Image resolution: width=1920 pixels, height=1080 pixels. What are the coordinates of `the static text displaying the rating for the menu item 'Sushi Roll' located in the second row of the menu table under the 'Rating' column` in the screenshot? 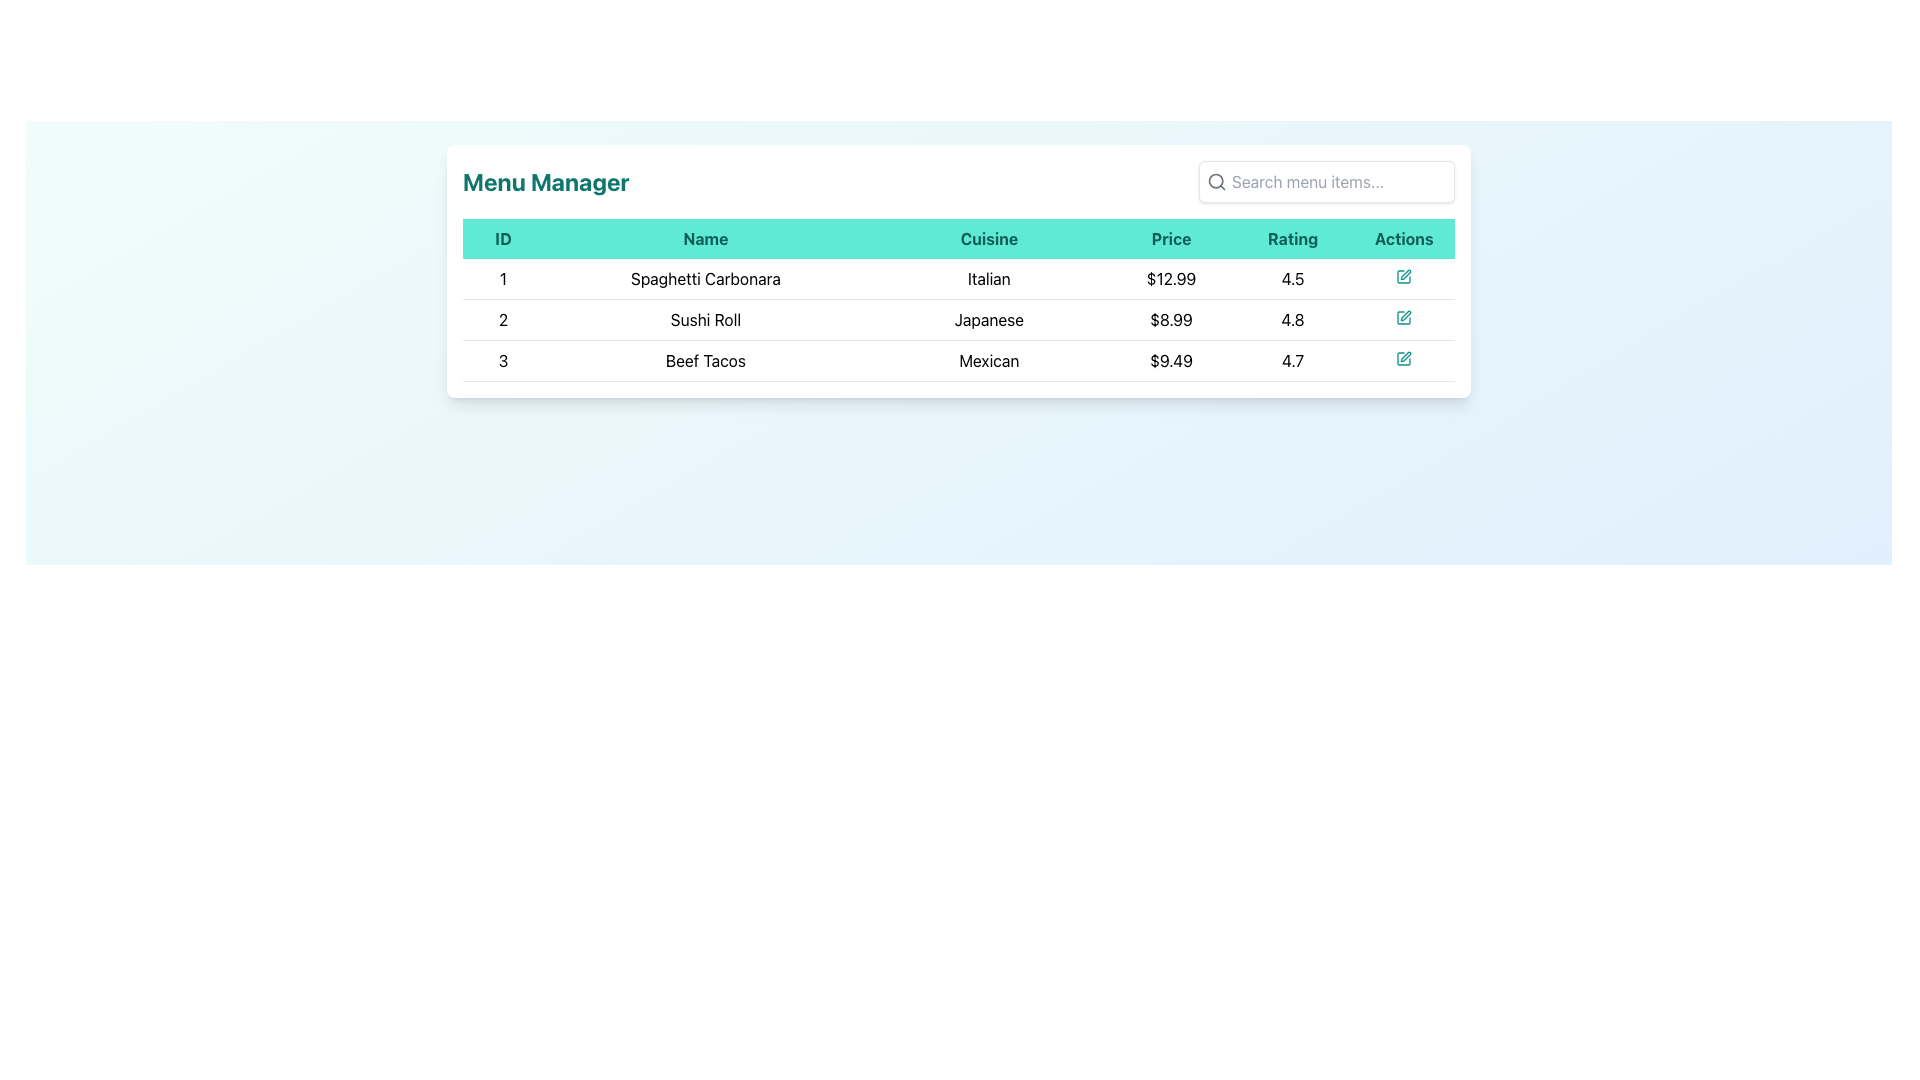 It's located at (1292, 319).